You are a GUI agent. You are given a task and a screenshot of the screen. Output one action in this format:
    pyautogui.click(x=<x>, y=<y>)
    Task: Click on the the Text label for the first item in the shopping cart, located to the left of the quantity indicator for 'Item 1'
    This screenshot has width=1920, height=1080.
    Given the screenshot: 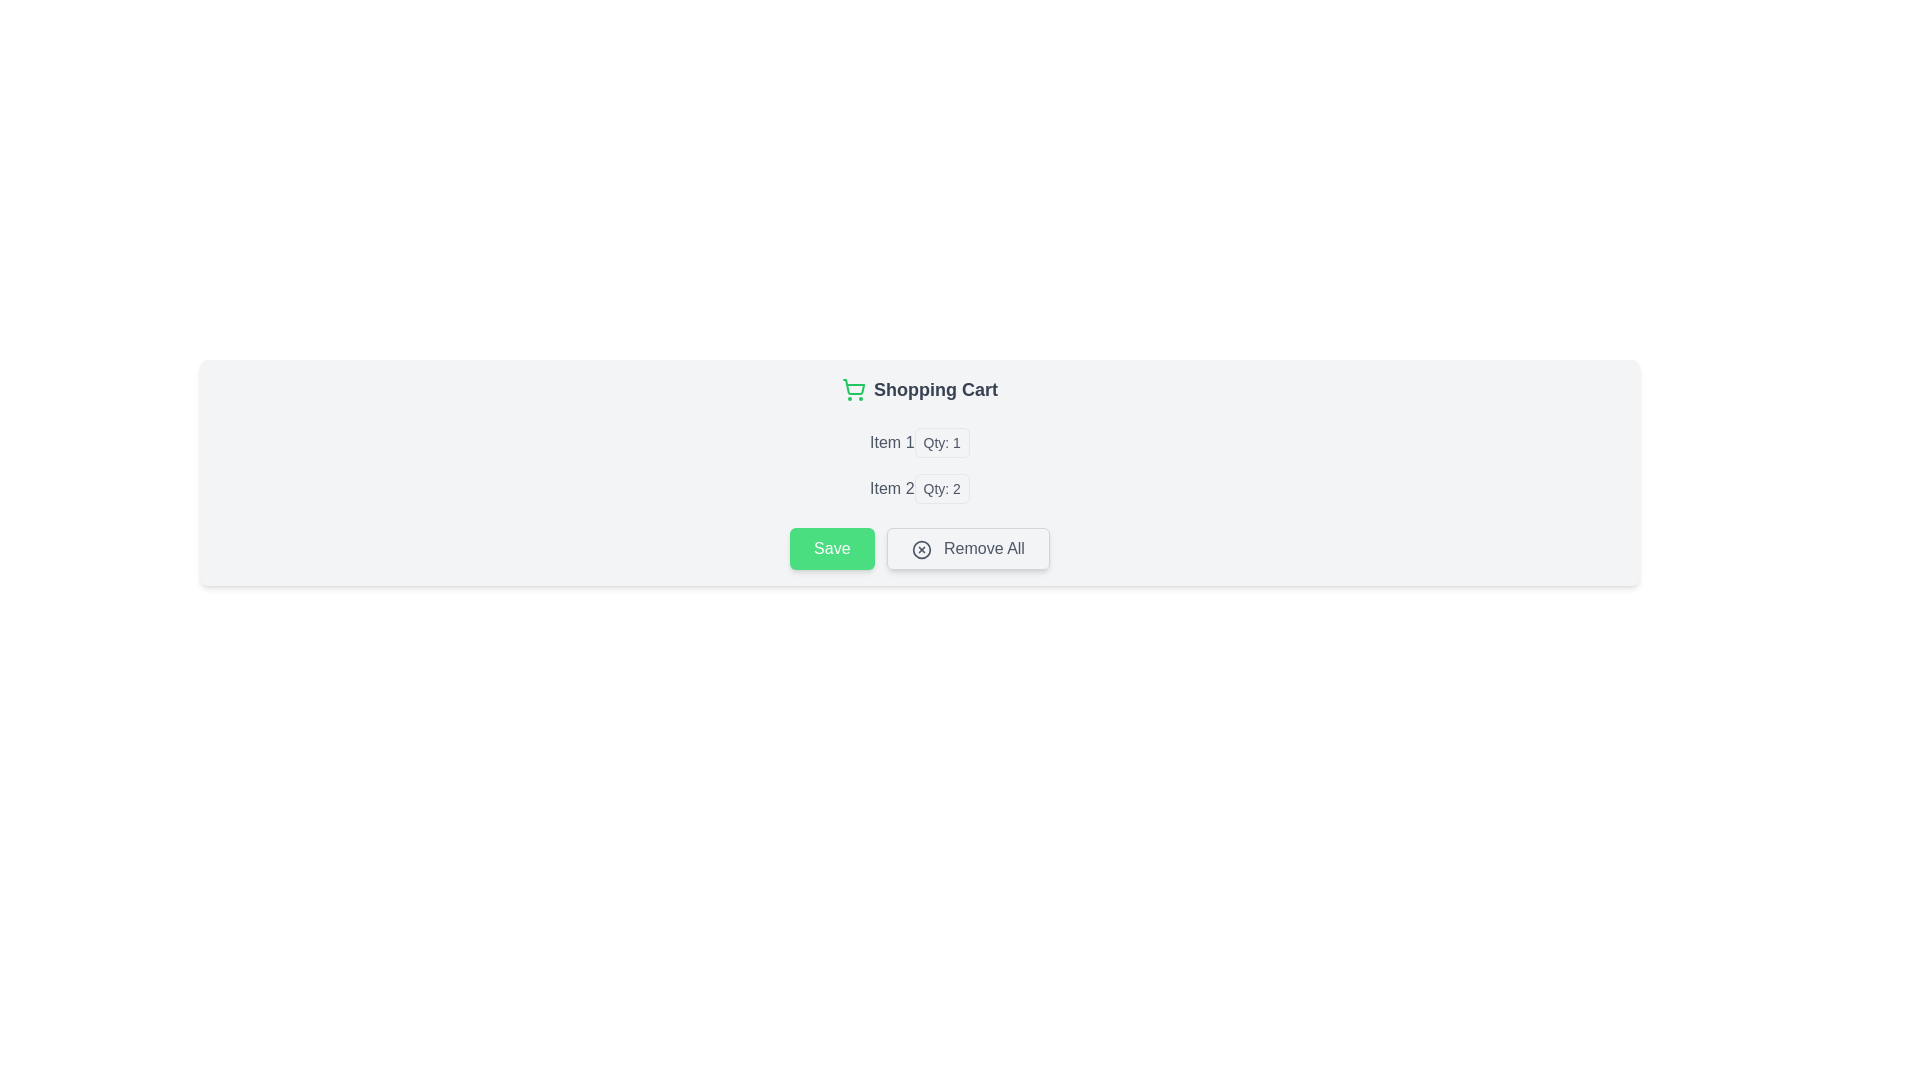 What is the action you would take?
    pyautogui.click(x=891, y=442)
    